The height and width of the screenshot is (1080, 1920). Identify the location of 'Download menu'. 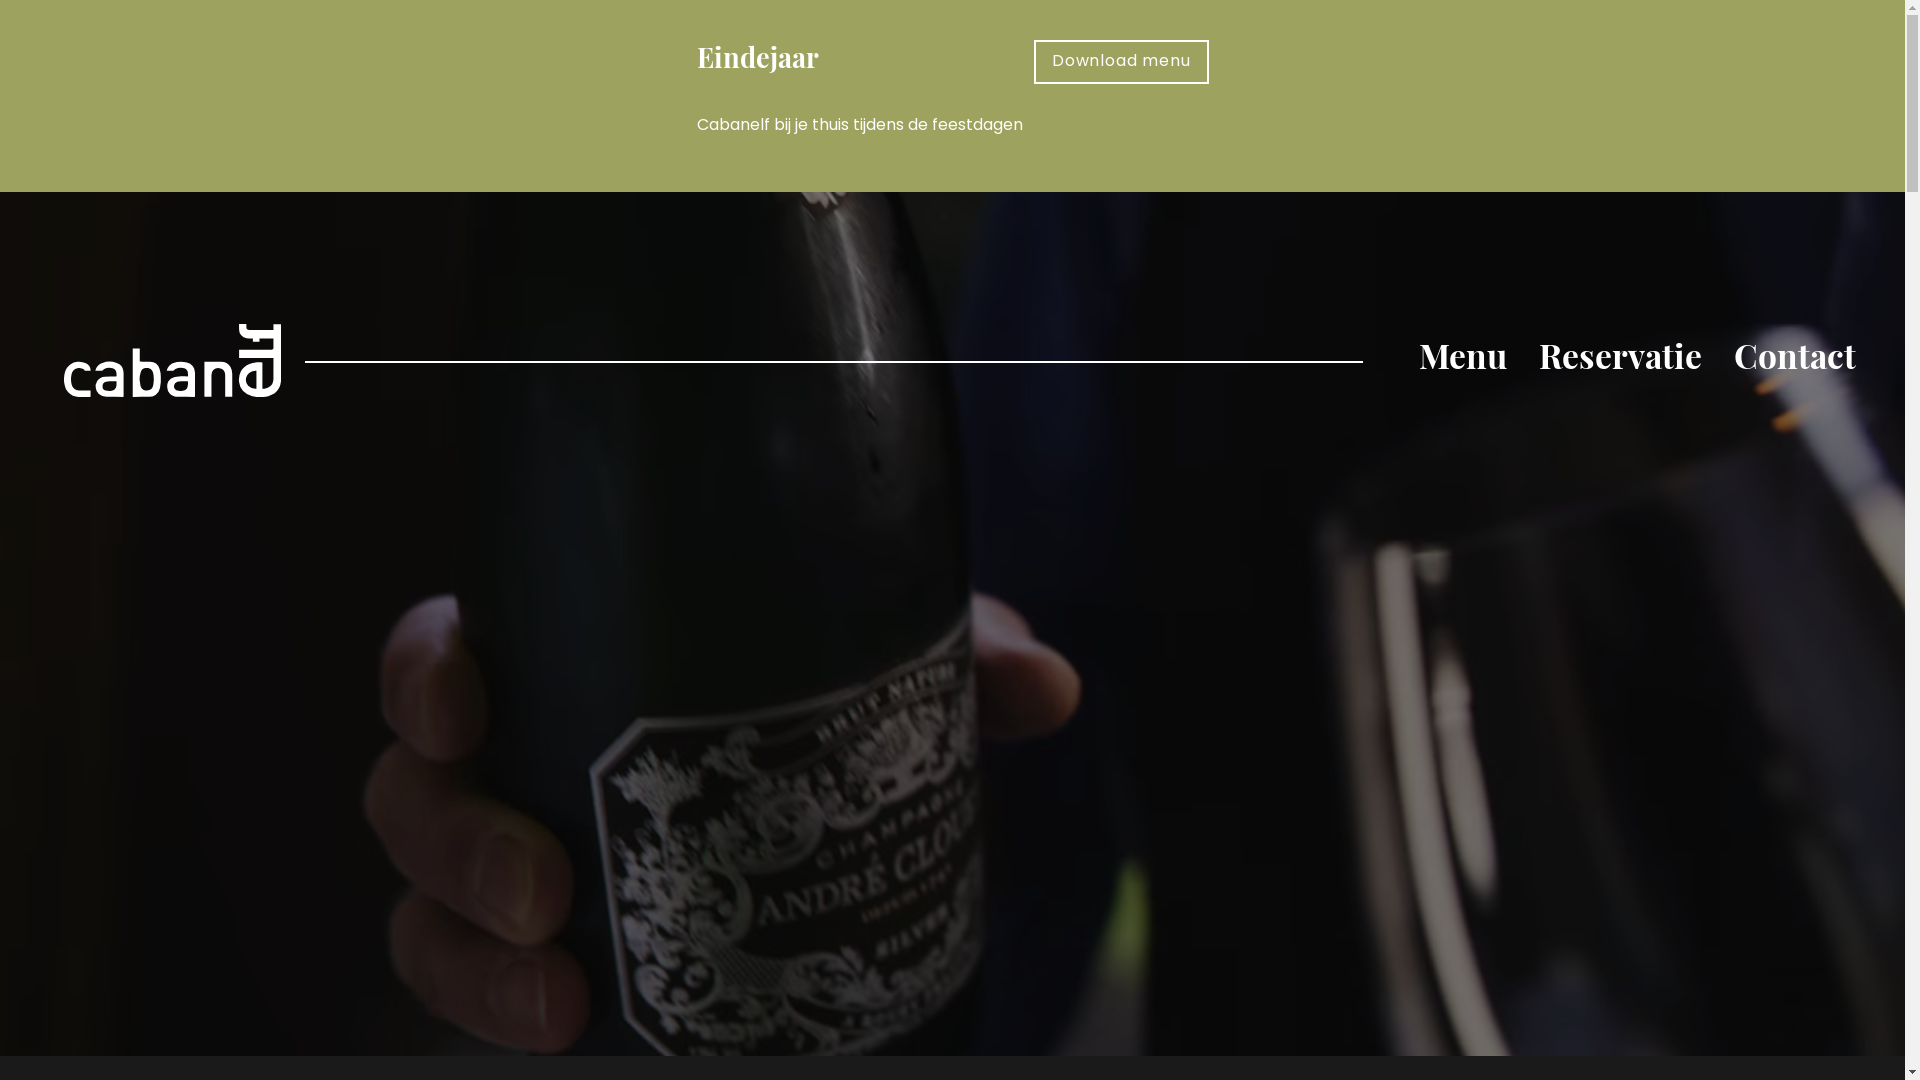
(1121, 60).